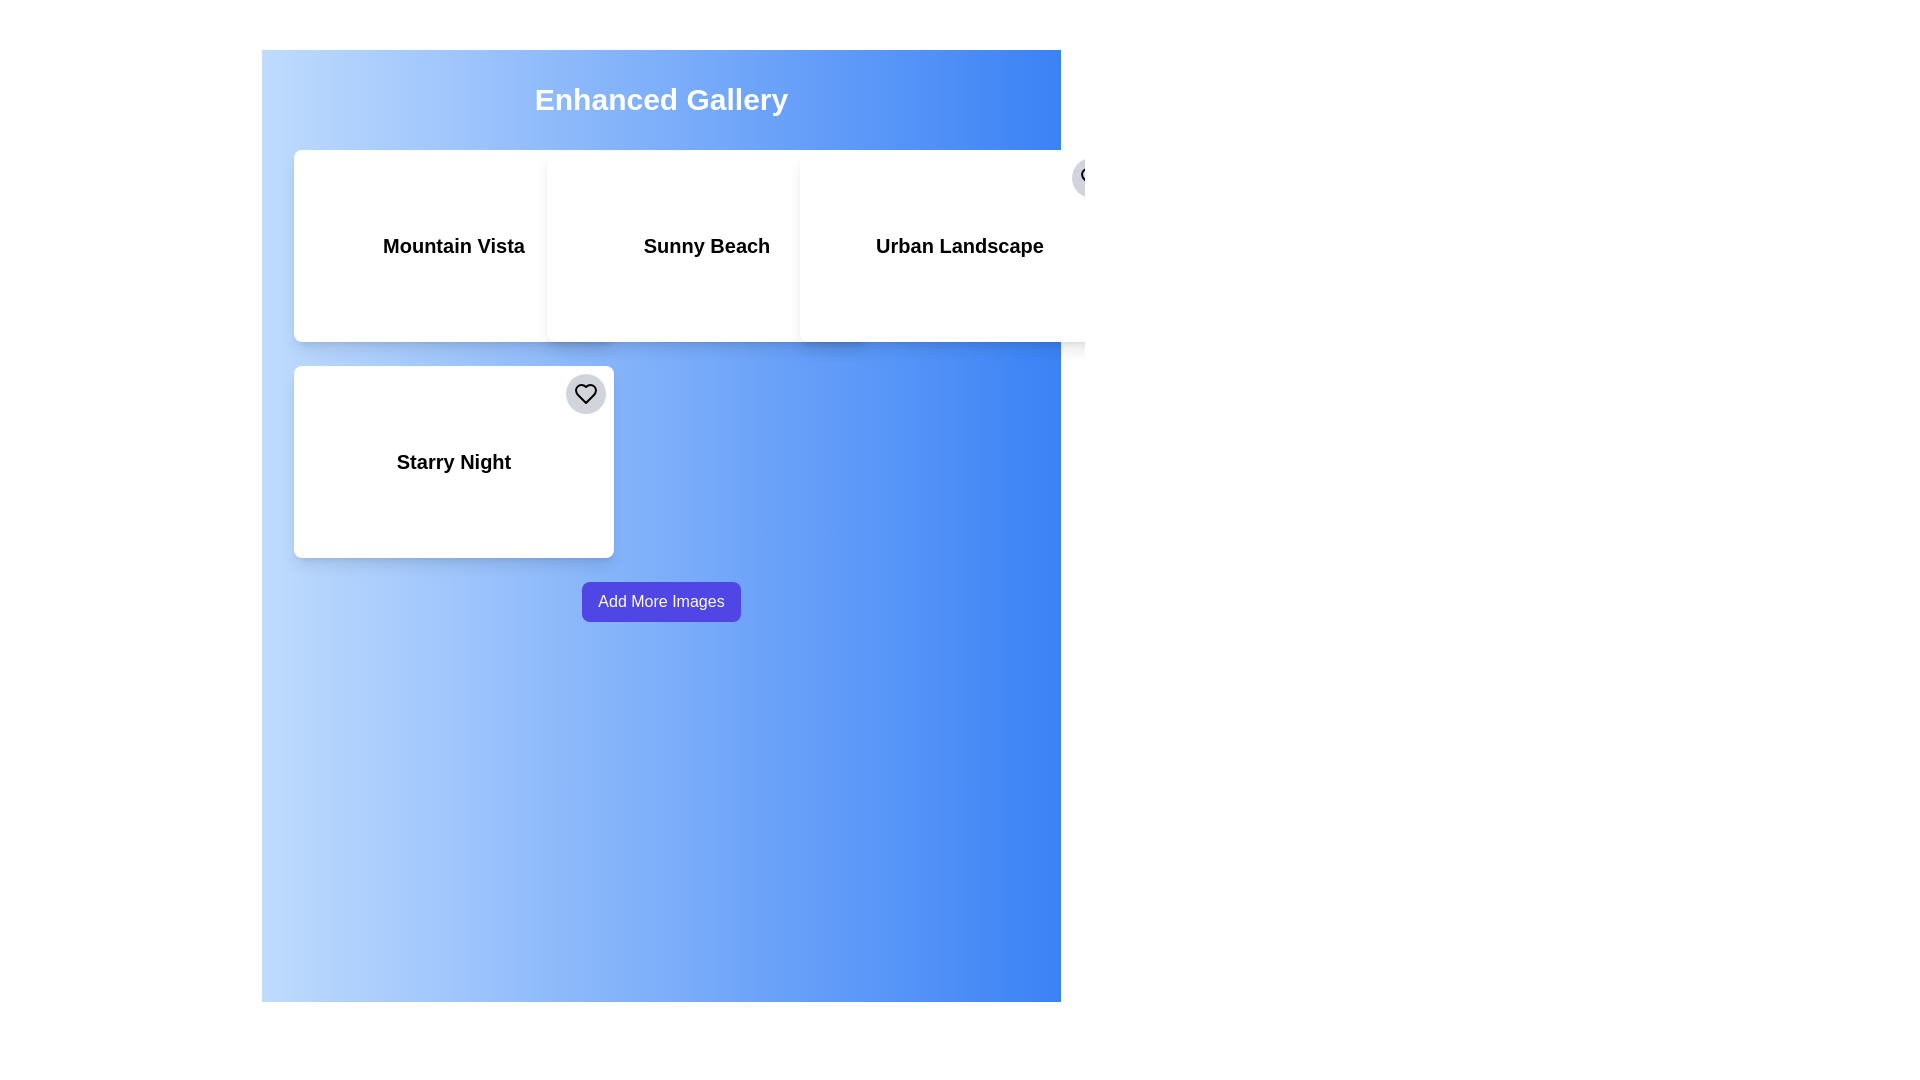  Describe the element at coordinates (453, 462) in the screenshot. I see `the fourth card in the grid layout representing 'Starry Night' located in the bottom-left section` at that location.